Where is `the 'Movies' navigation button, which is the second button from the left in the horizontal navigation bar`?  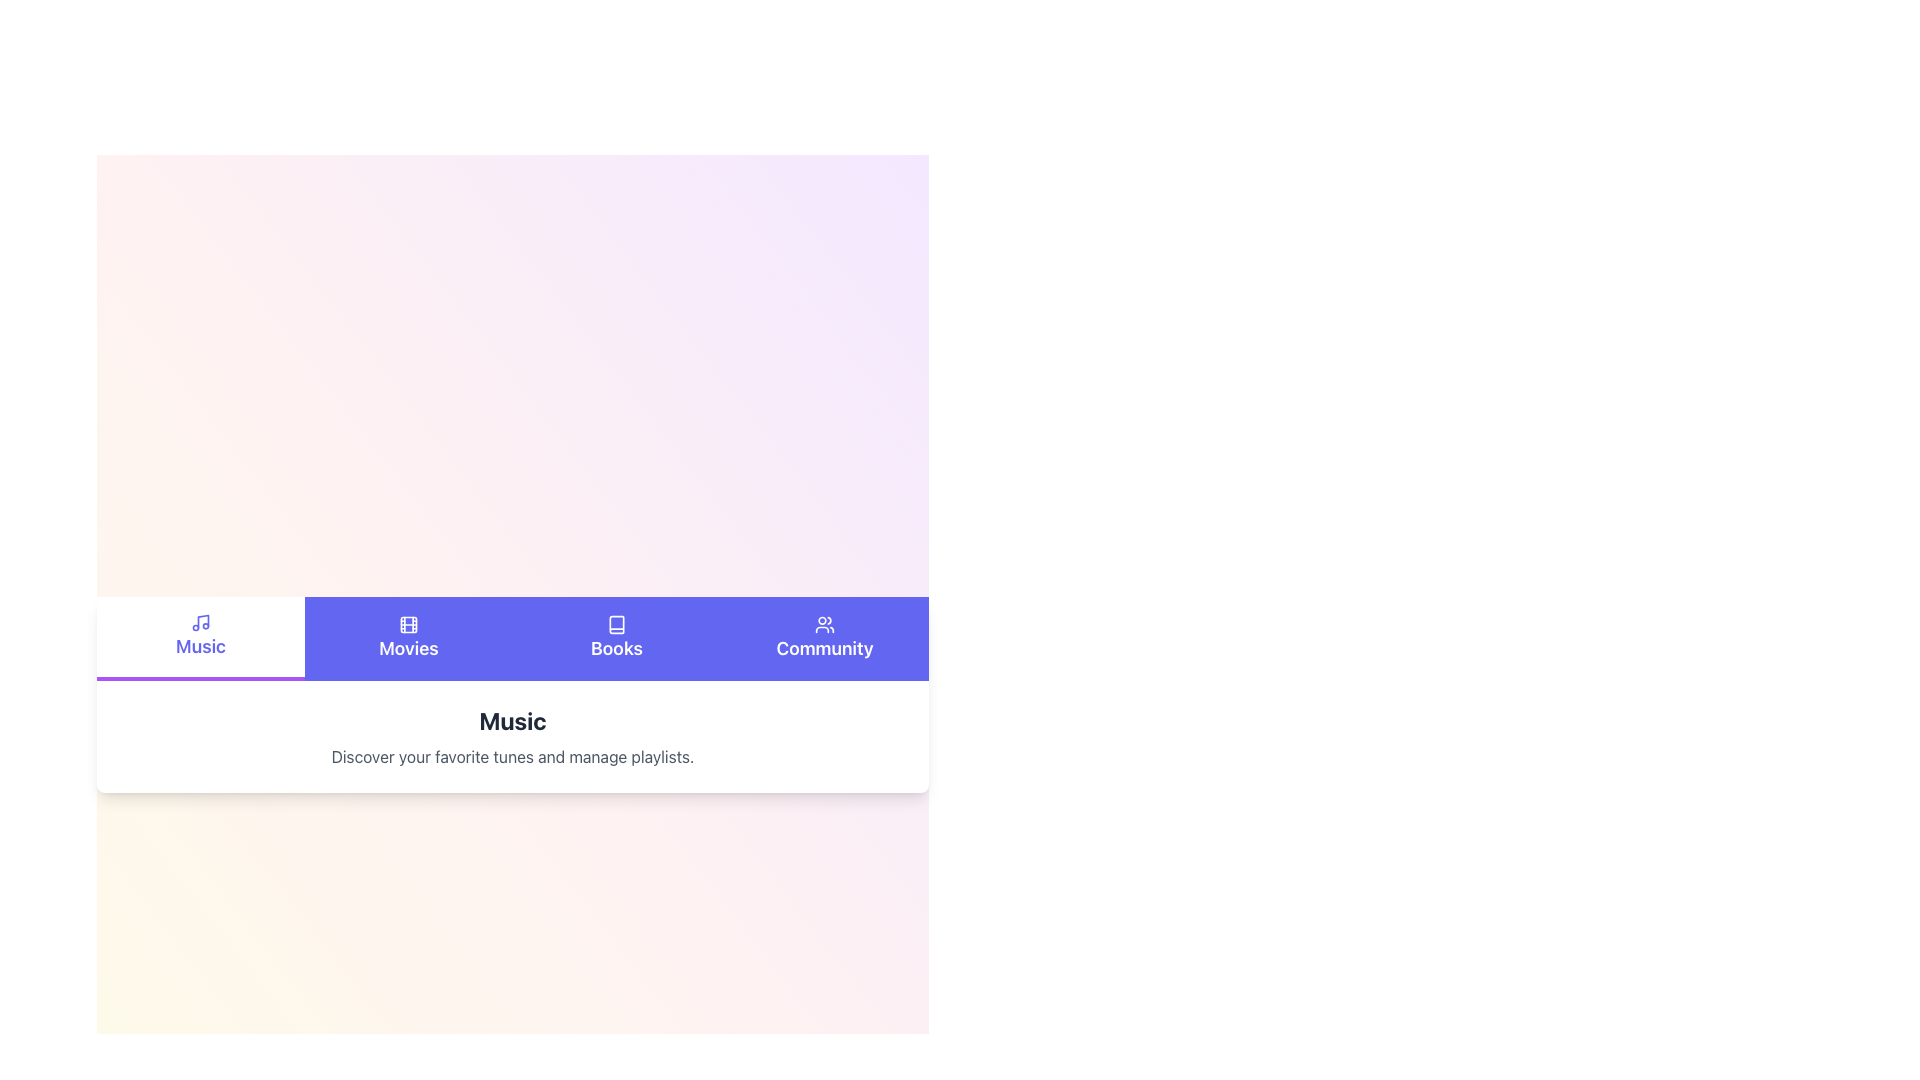
the 'Movies' navigation button, which is the second button from the left in the horizontal navigation bar is located at coordinates (407, 639).